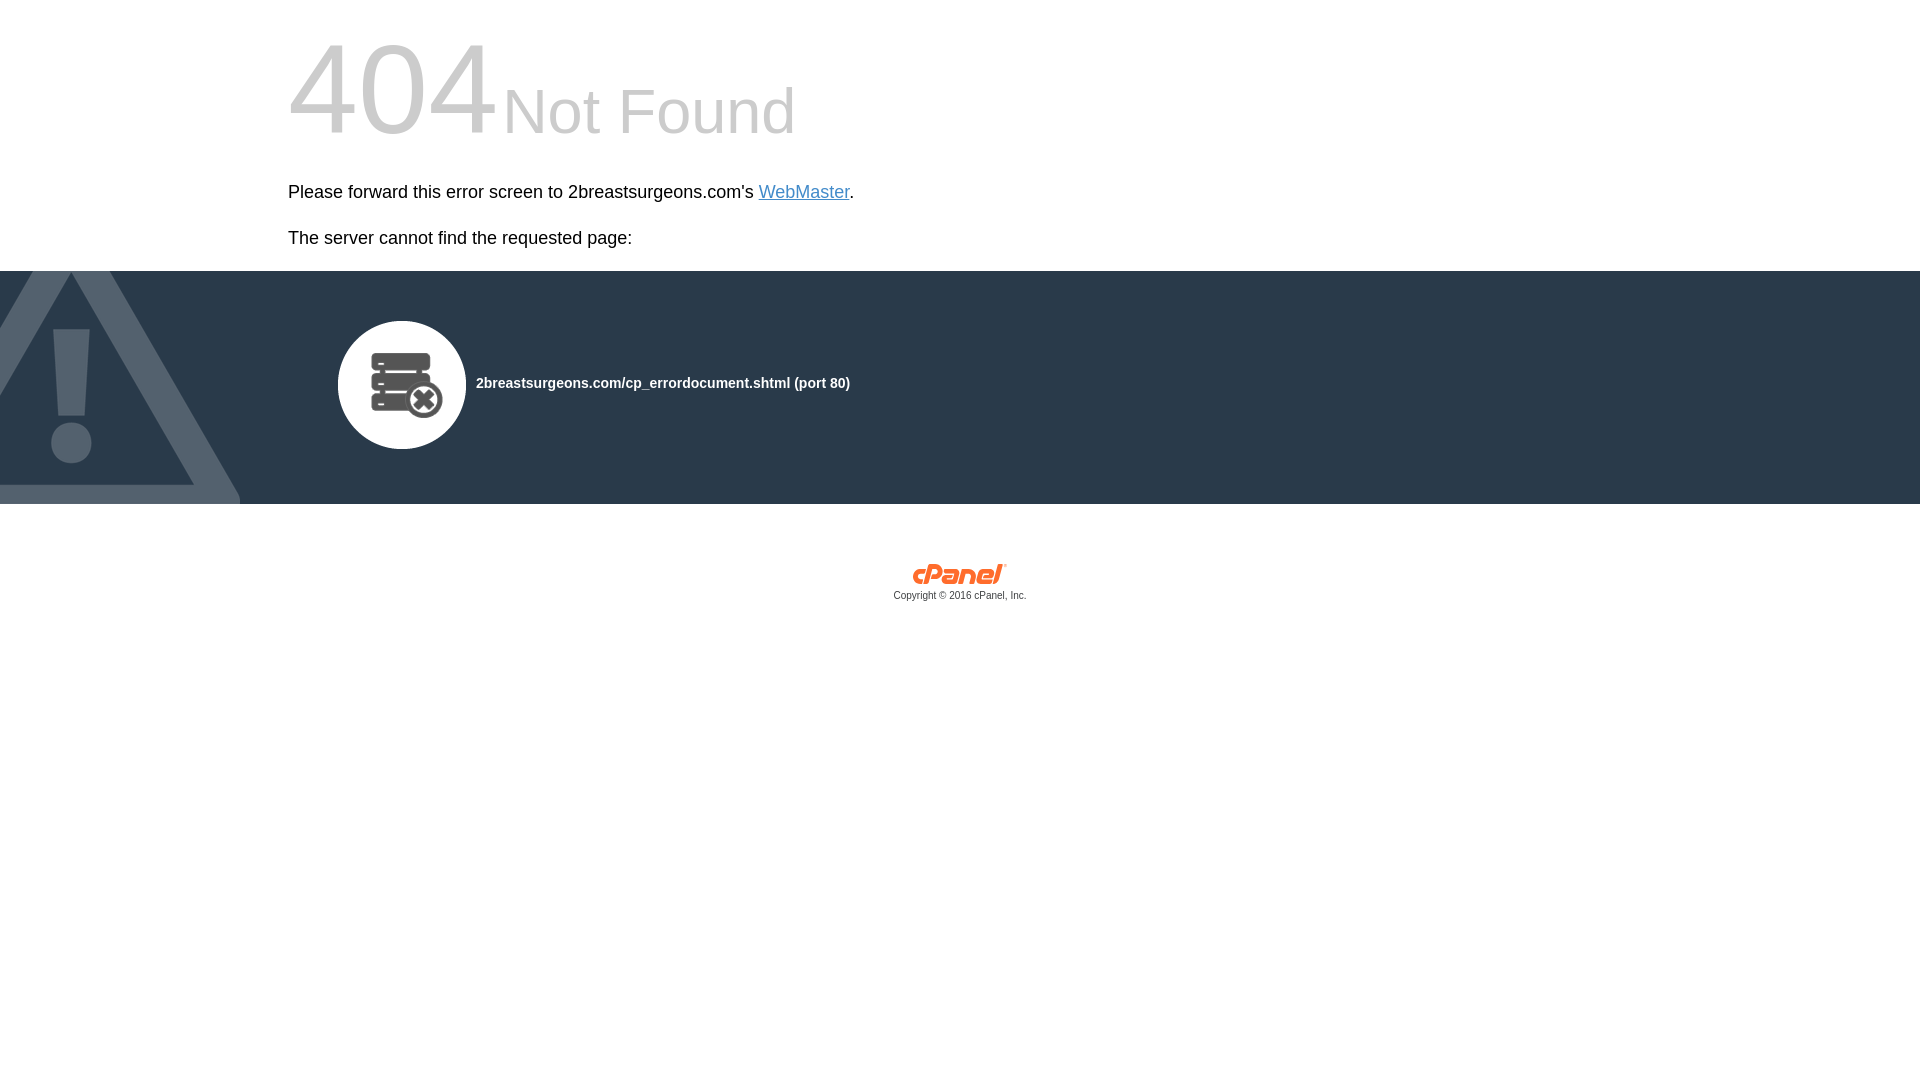  Describe the element at coordinates (804, 192) in the screenshot. I see `'WebMaster'` at that location.